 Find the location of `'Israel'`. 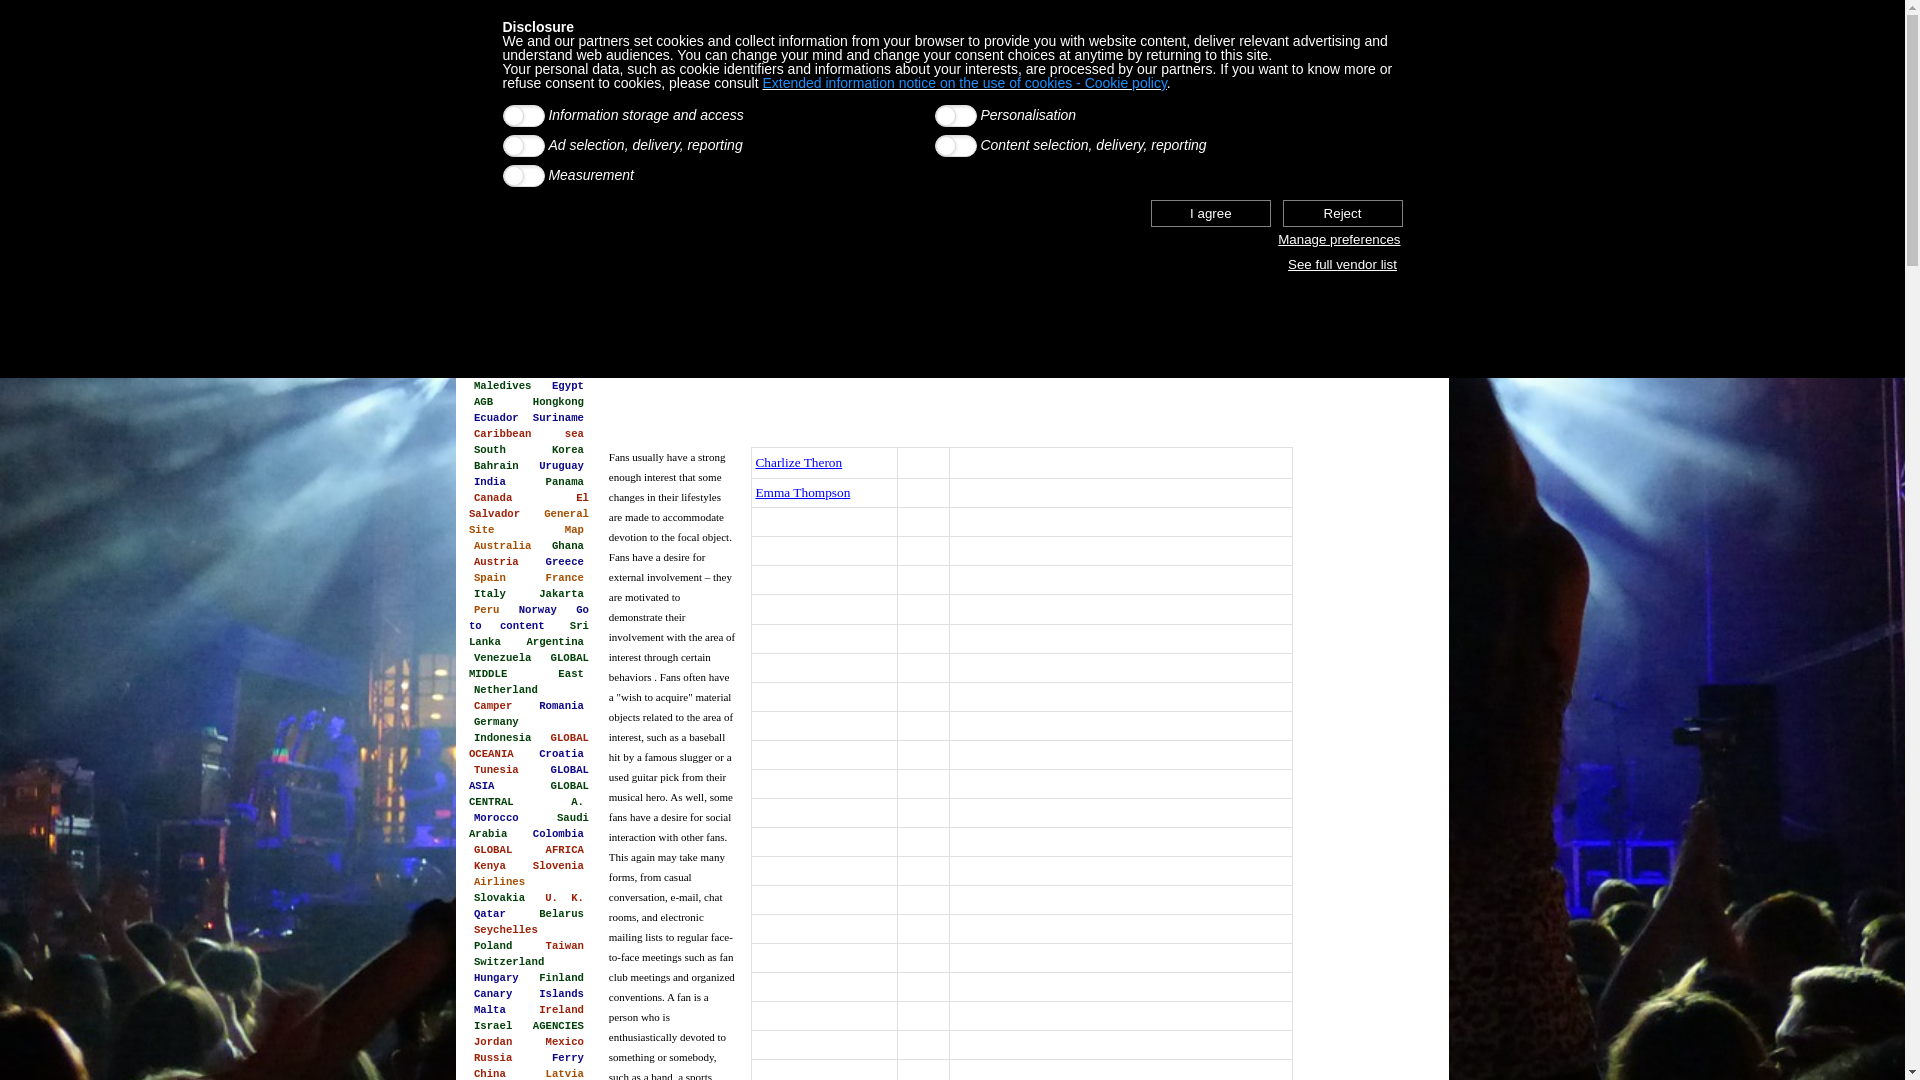

'Israel' is located at coordinates (493, 1026).